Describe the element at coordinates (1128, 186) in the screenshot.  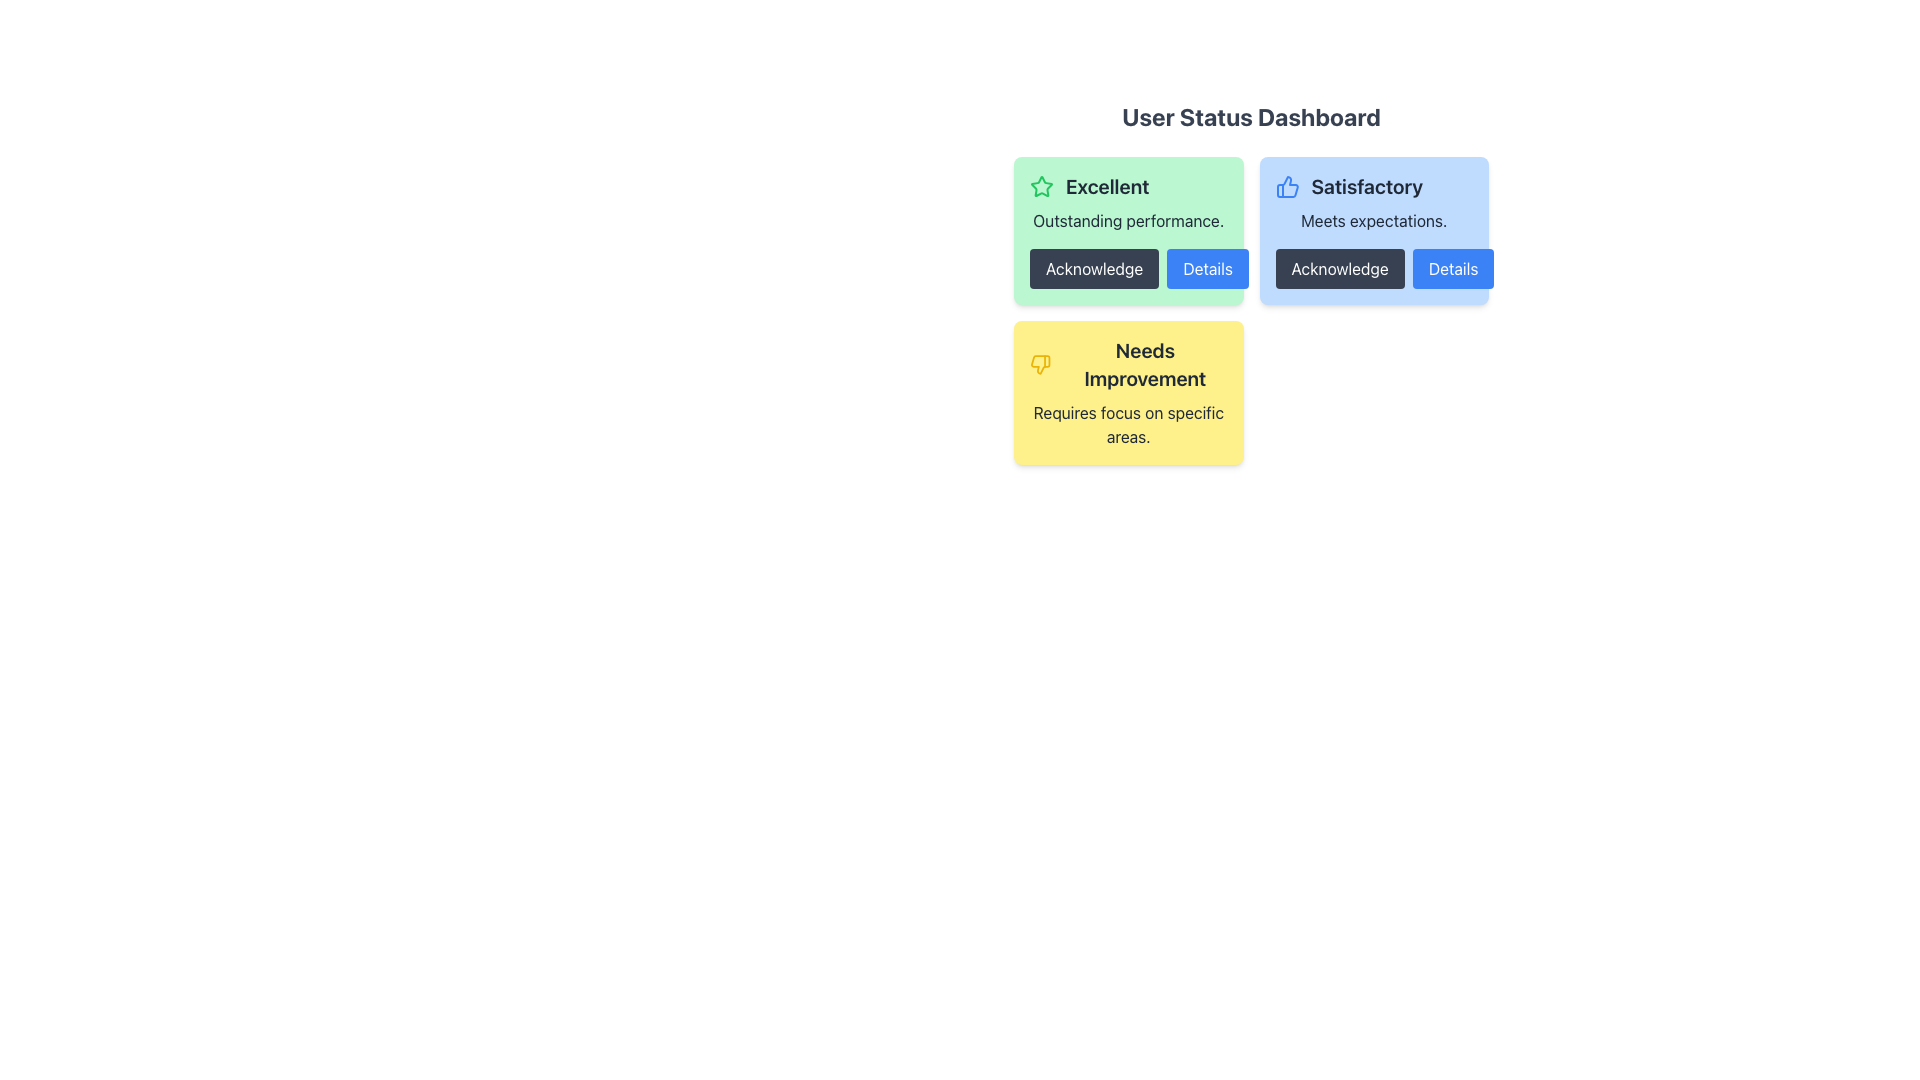
I see `the Label with Icon that features a green outlined star icon and the bold text 'Excellent', located at the top-left corner inside a green card labeled 'Outstanding performance.'` at that location.